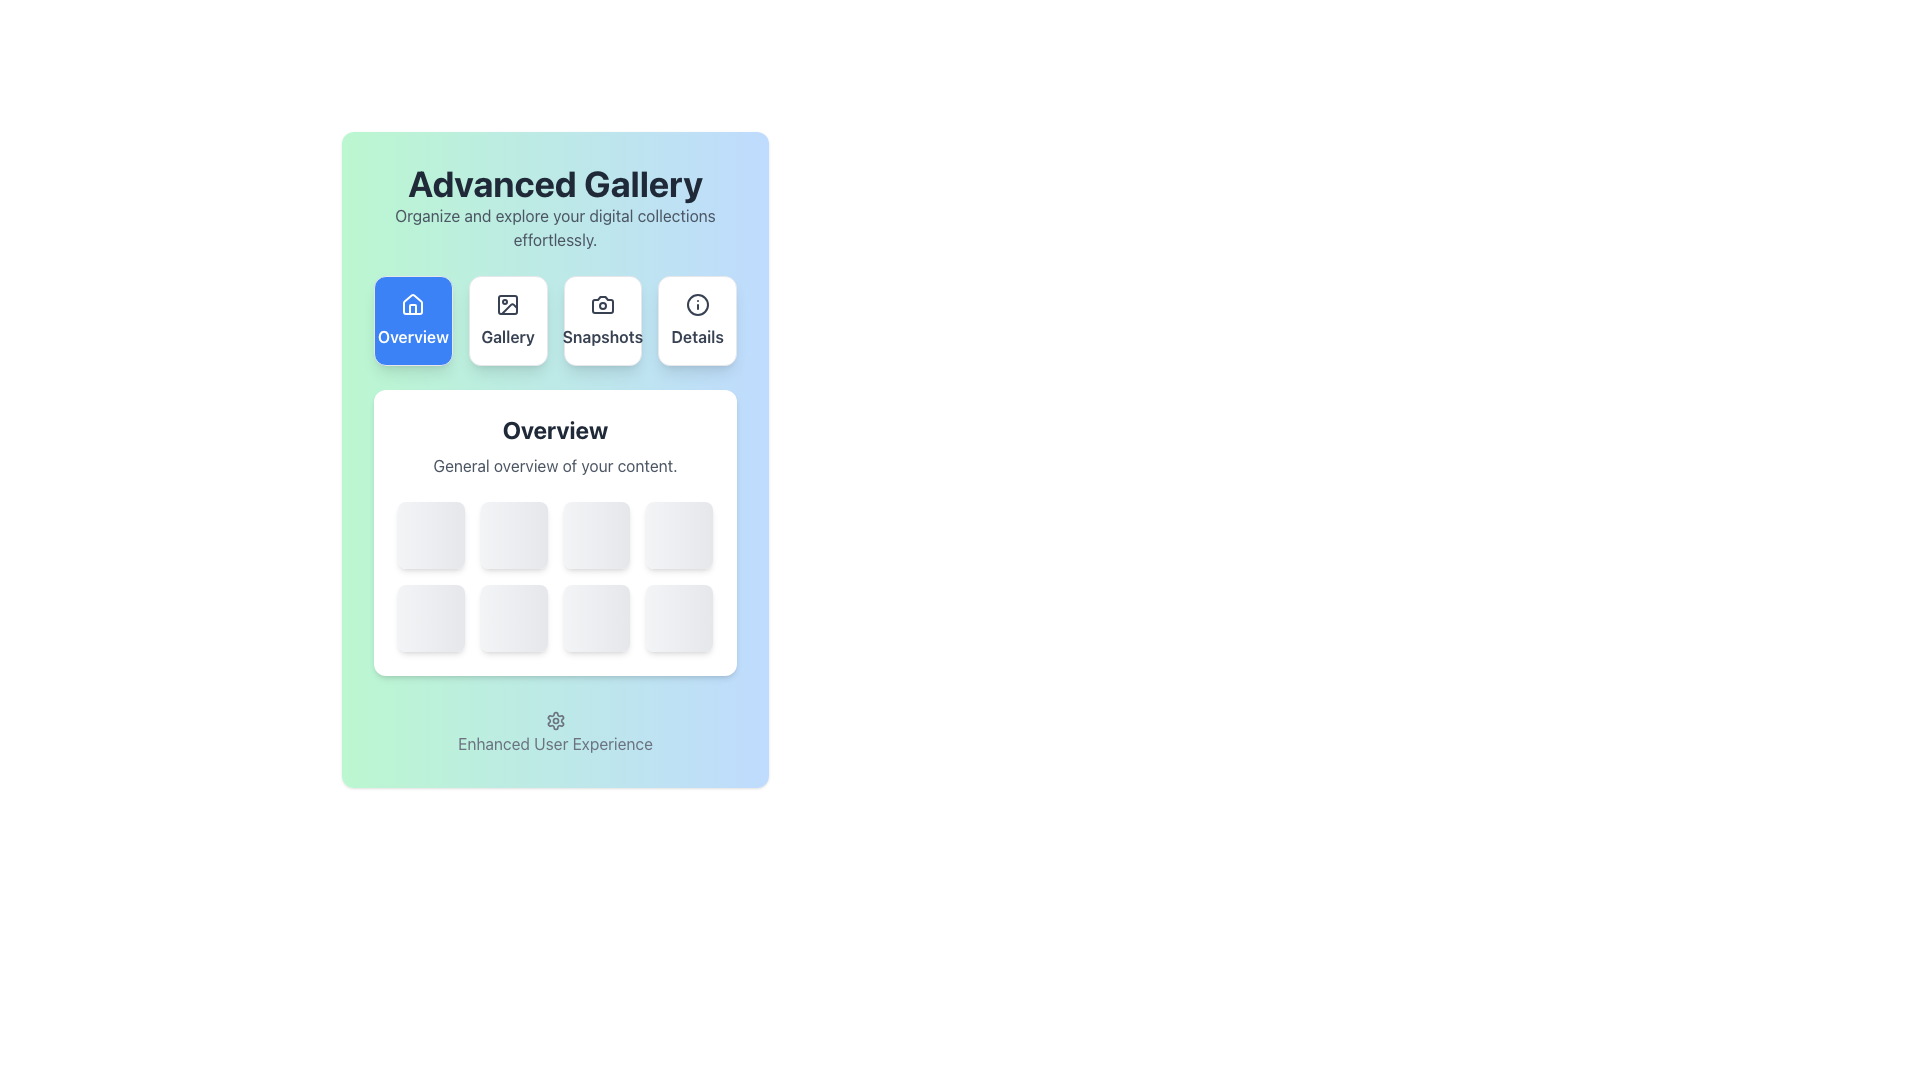  I want to click on the 'Snapshots' text label, which is styled in bolded sans-serif font and located under a camera icon within a rounded rectangular button, so click(601, 335).